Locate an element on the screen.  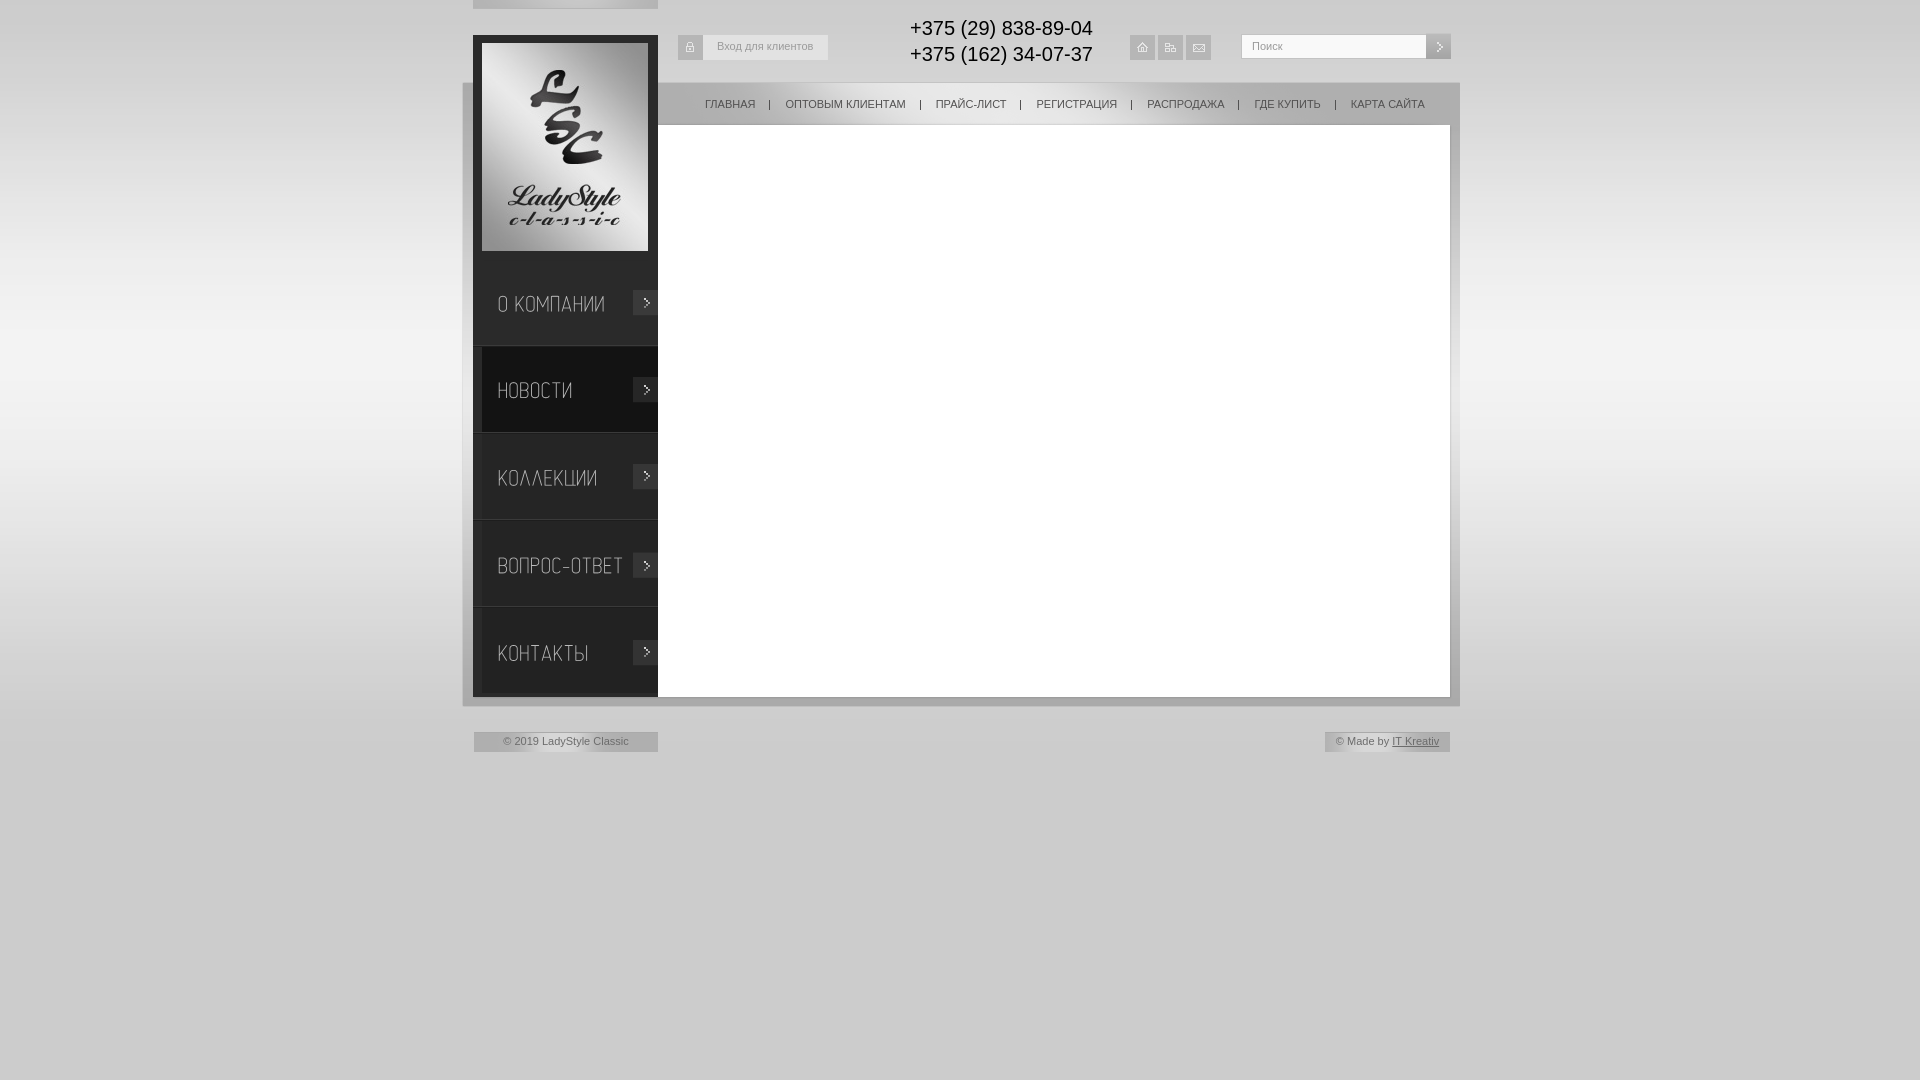
'IT Kreativ' is located at coordinates (1414, 740).